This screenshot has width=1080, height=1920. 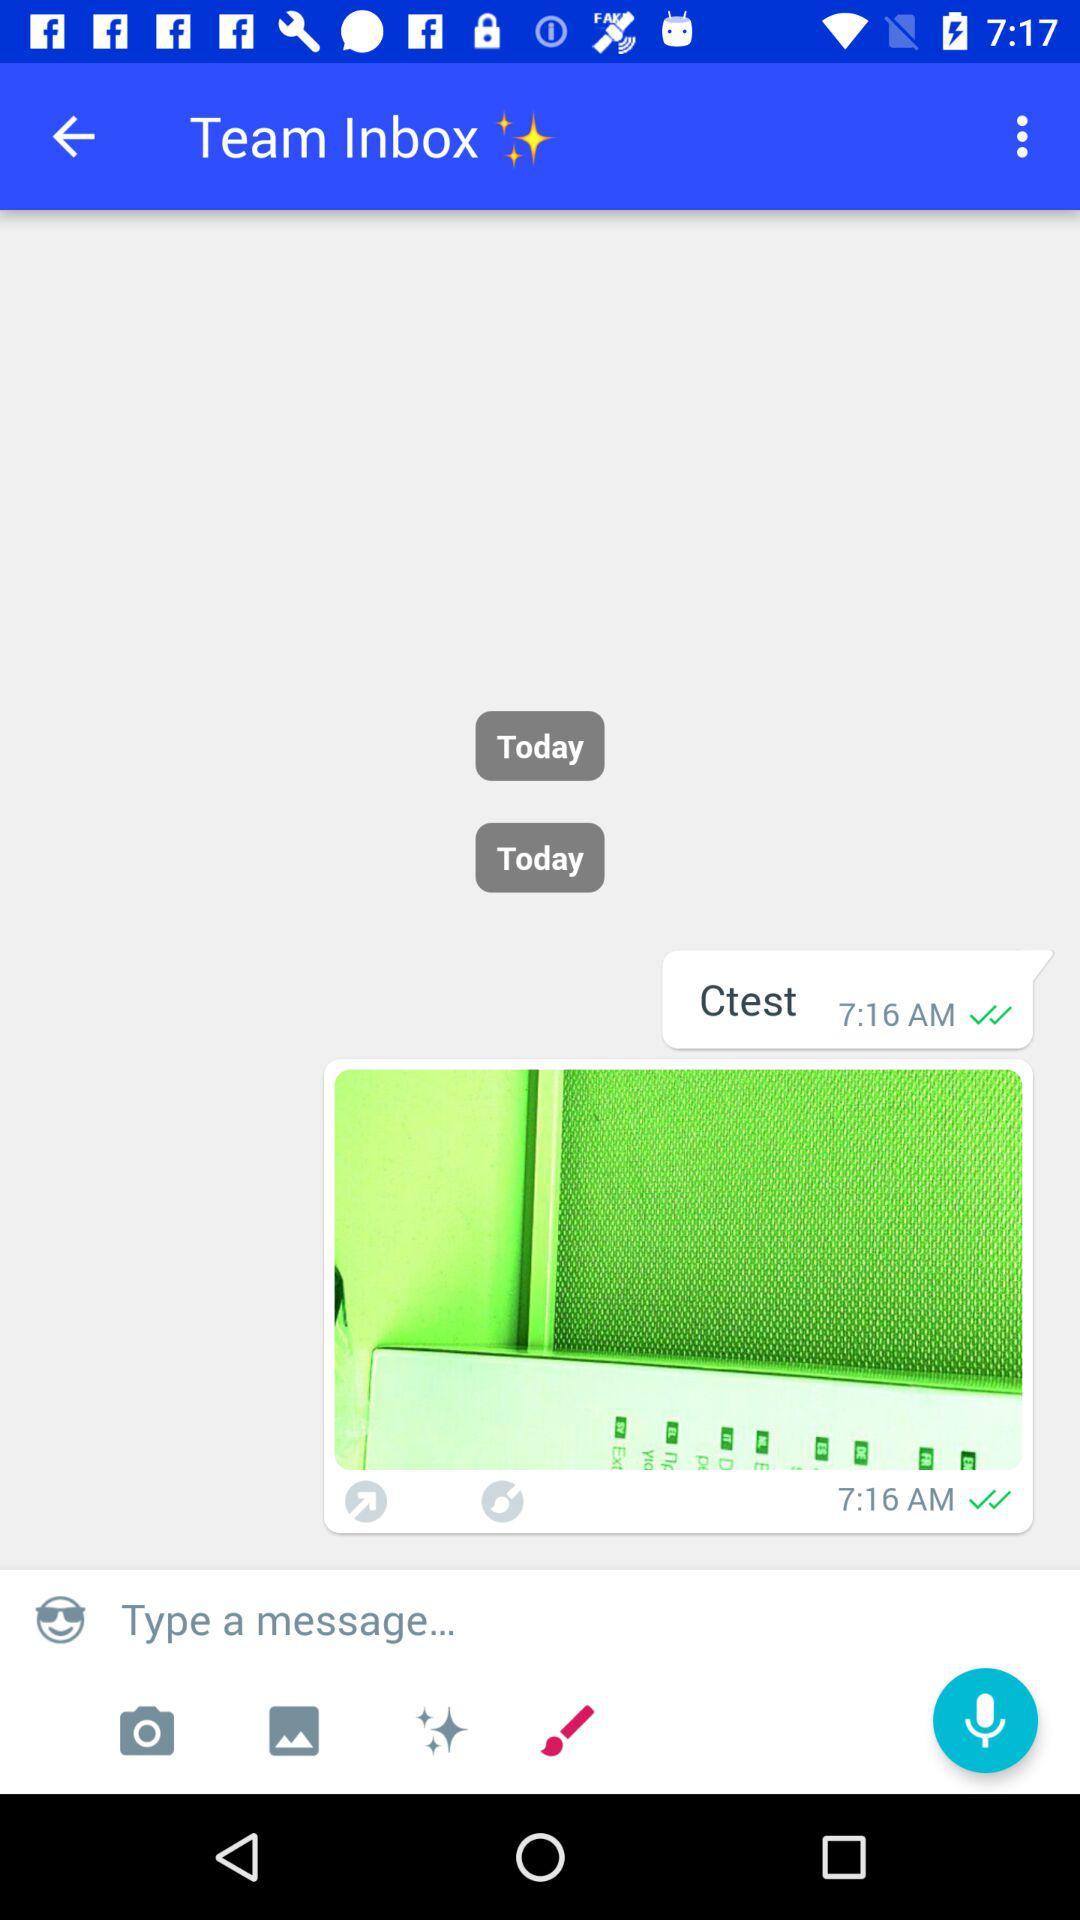 I want to click on camera, so click(x=145, y=1730).